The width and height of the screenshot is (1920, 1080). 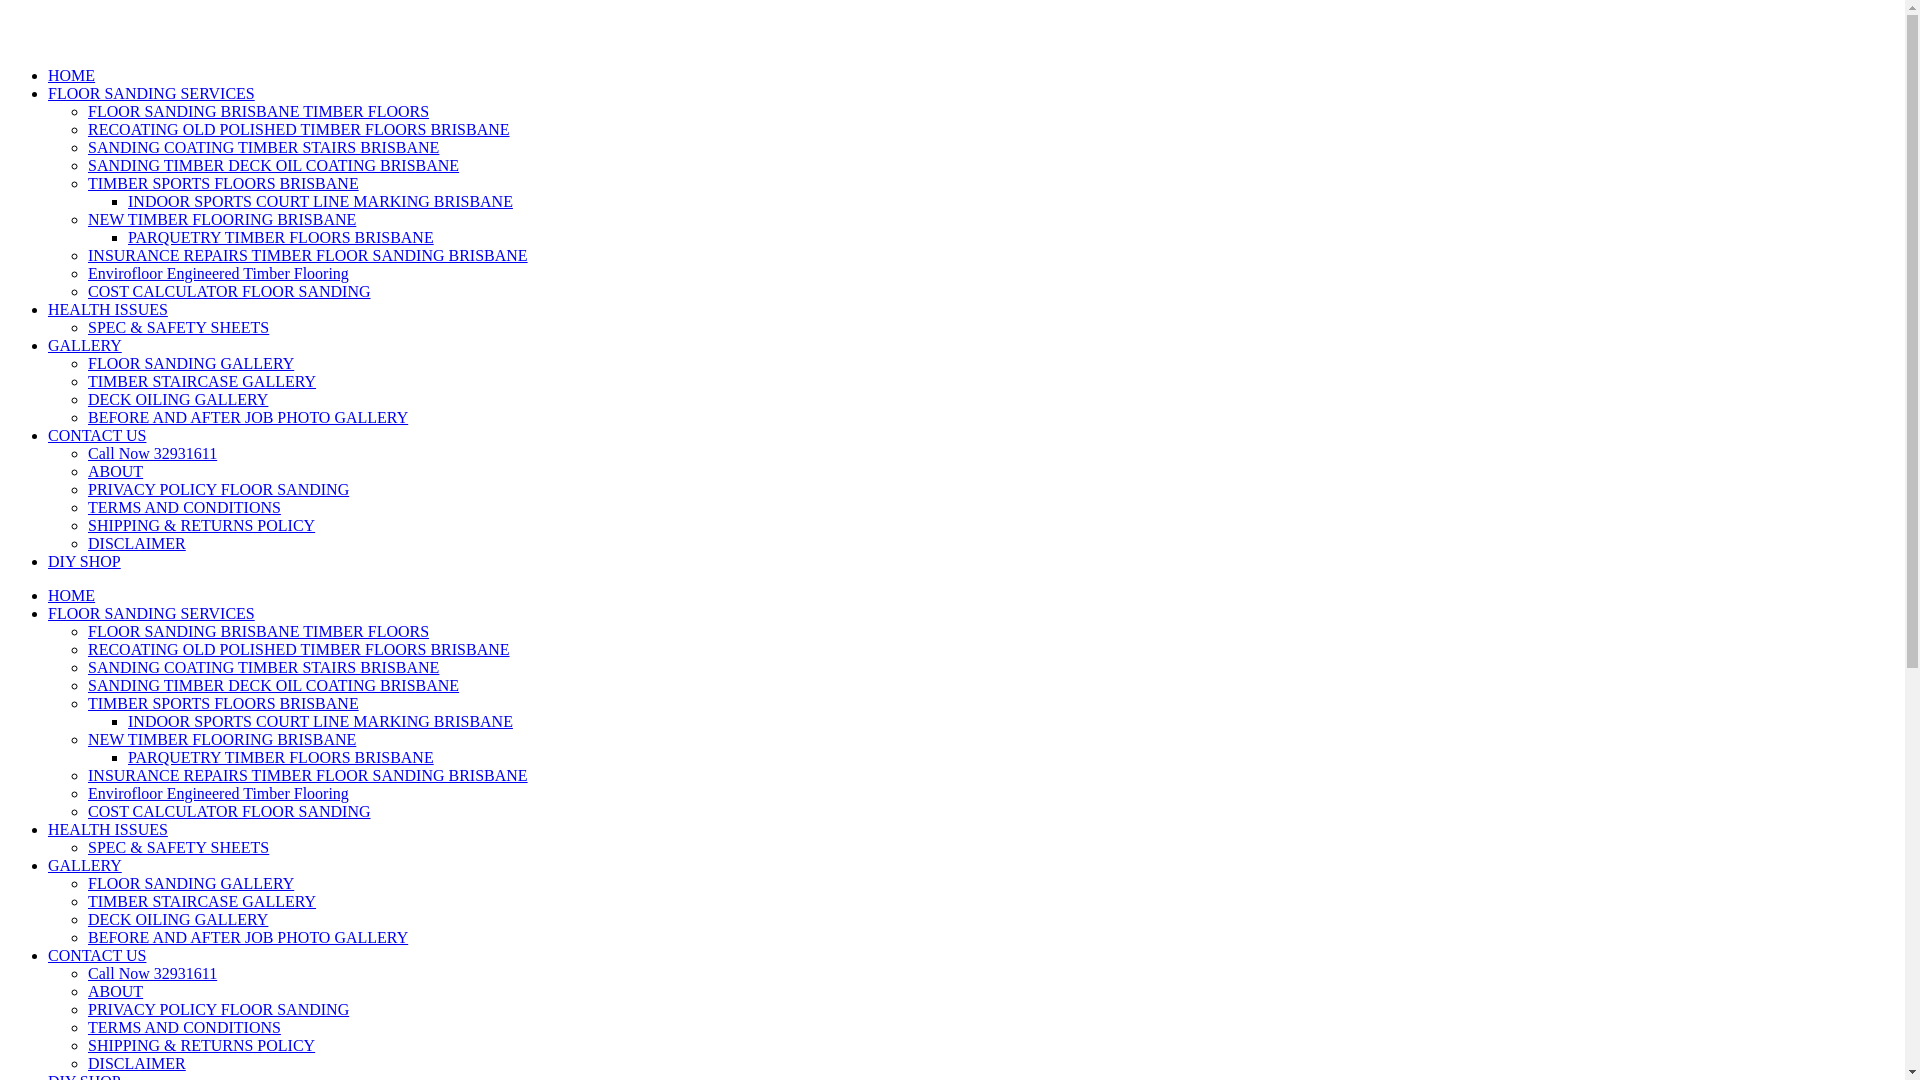 What do you see at coordinates (86, 702) in the screenshot?
I see `'TIMBER SPORTS FLOORS BRISBANE'` at bounding box center [86, 702].